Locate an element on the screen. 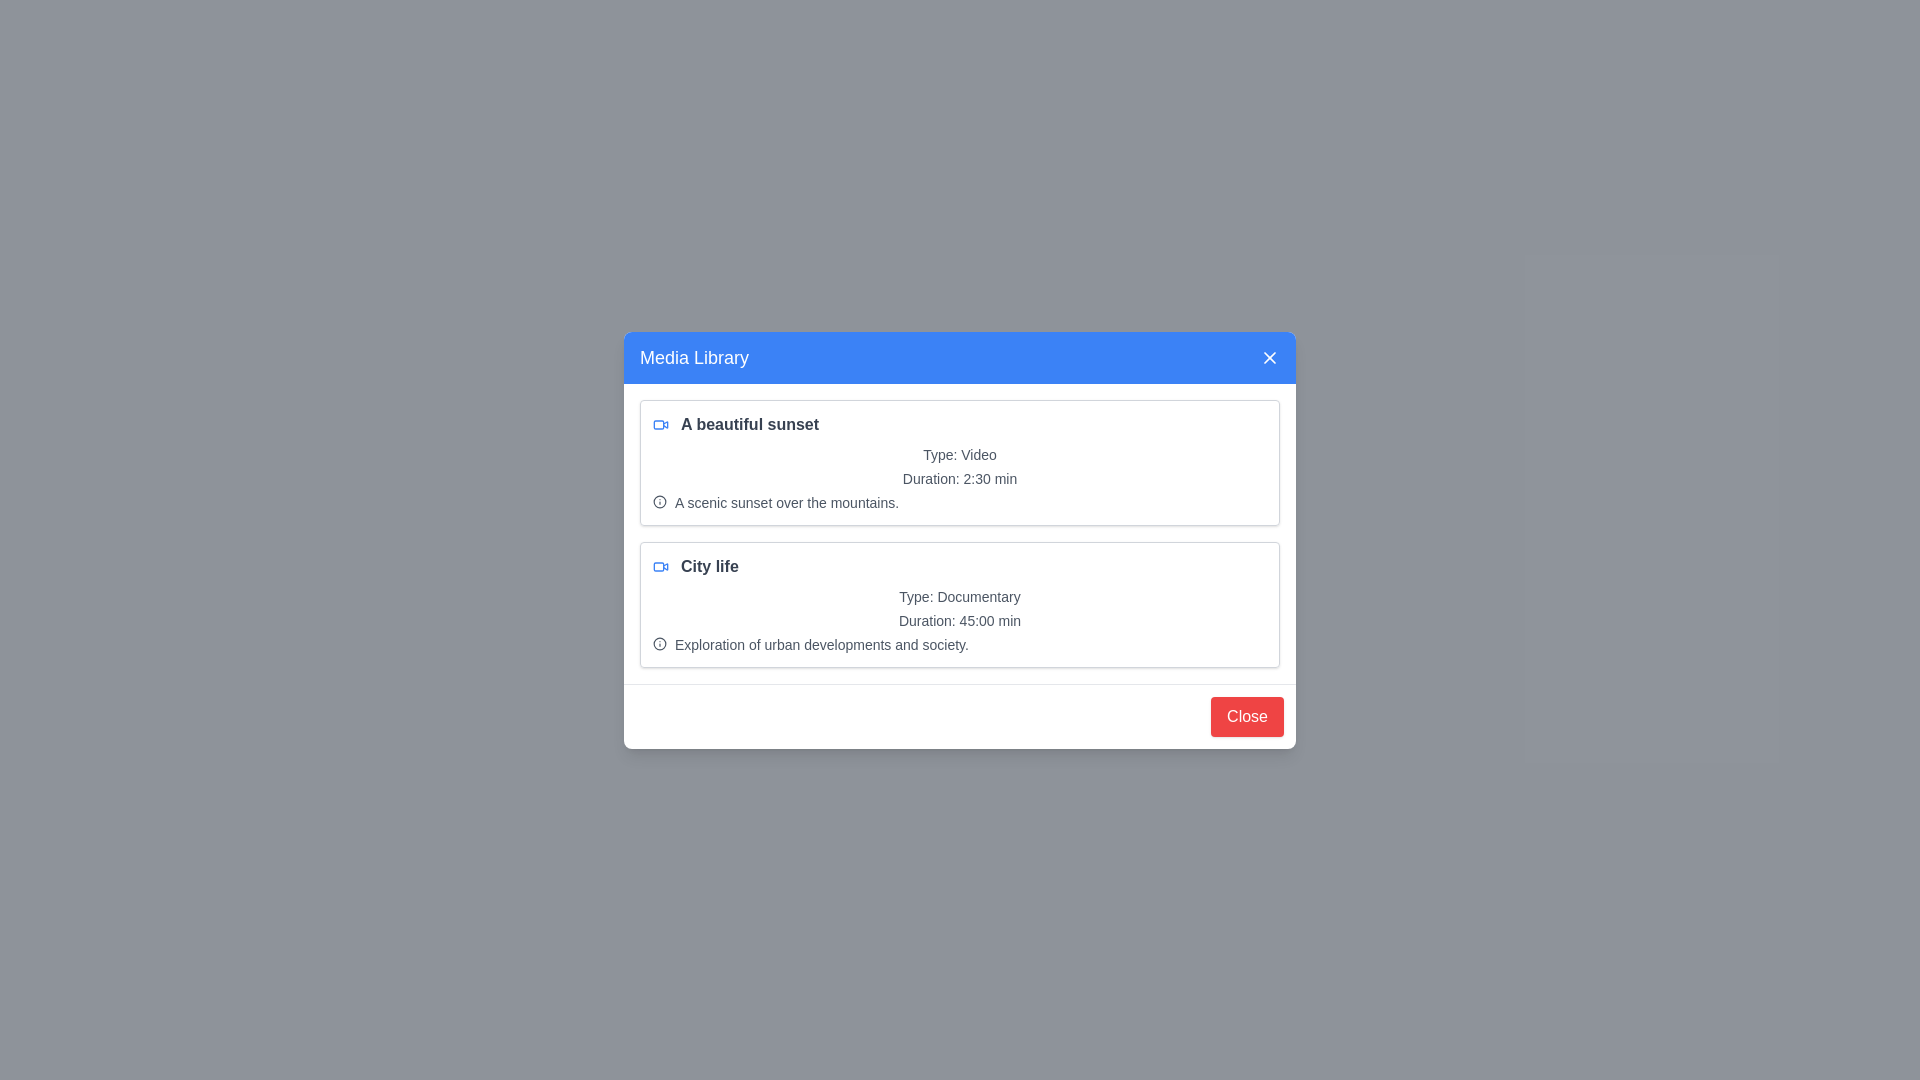 This screenshot has height=1080, width=1920. the Text label displaying 'Duration: 2:30 min', which is styled in a small gray font on a white background, located within the metadata section of the modal is located at coordinates (960, 478).